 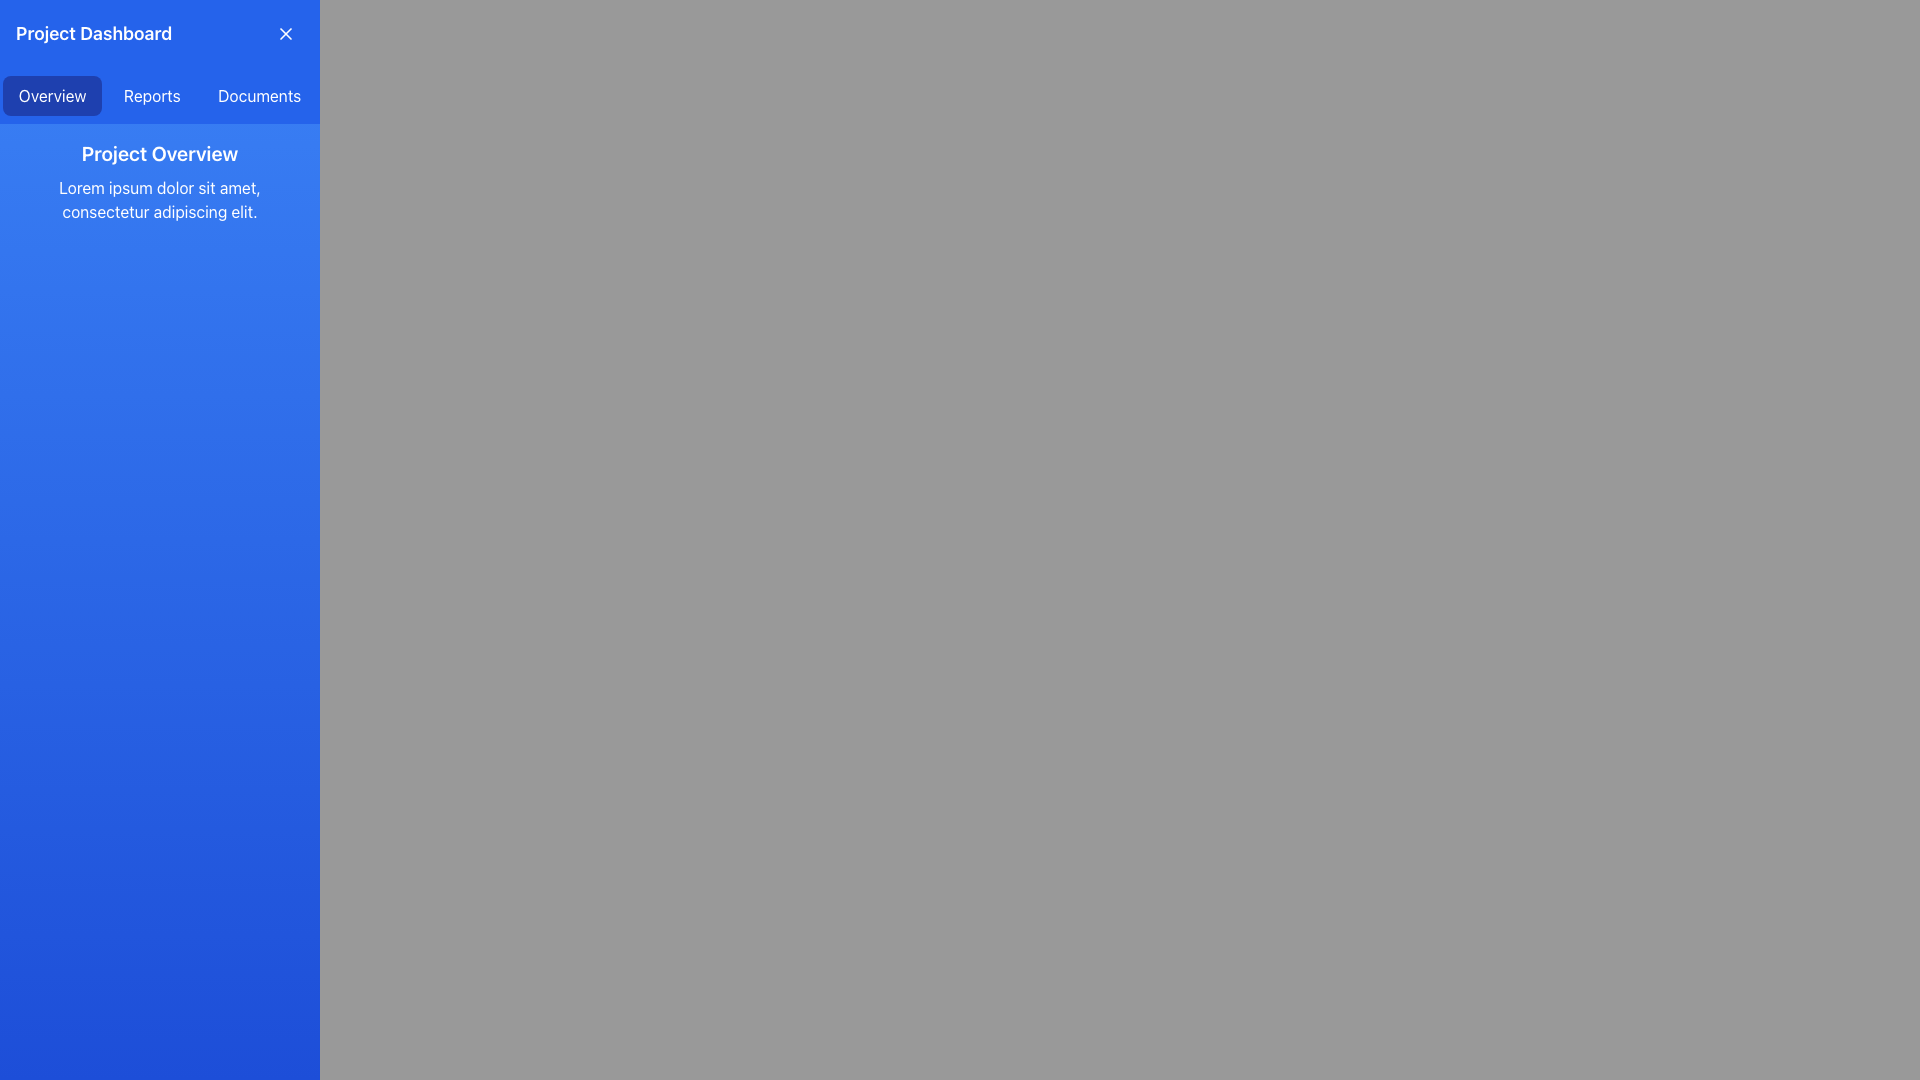 I want to click on the first button in the top-left section of the horizontal navigation bar, so click(x=52, y=96).